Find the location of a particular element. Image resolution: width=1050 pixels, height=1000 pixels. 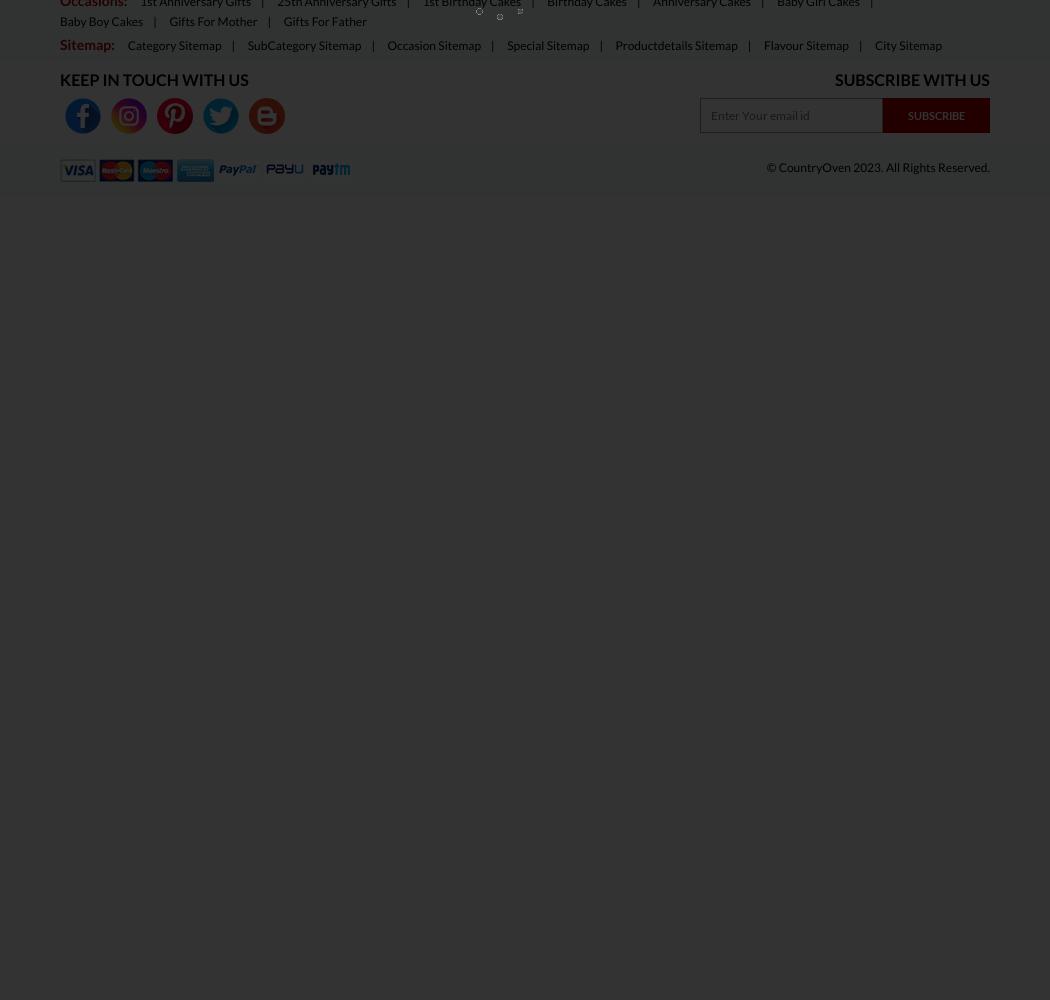

'Flavour Sitemap' is located at coordinates (804, 45).